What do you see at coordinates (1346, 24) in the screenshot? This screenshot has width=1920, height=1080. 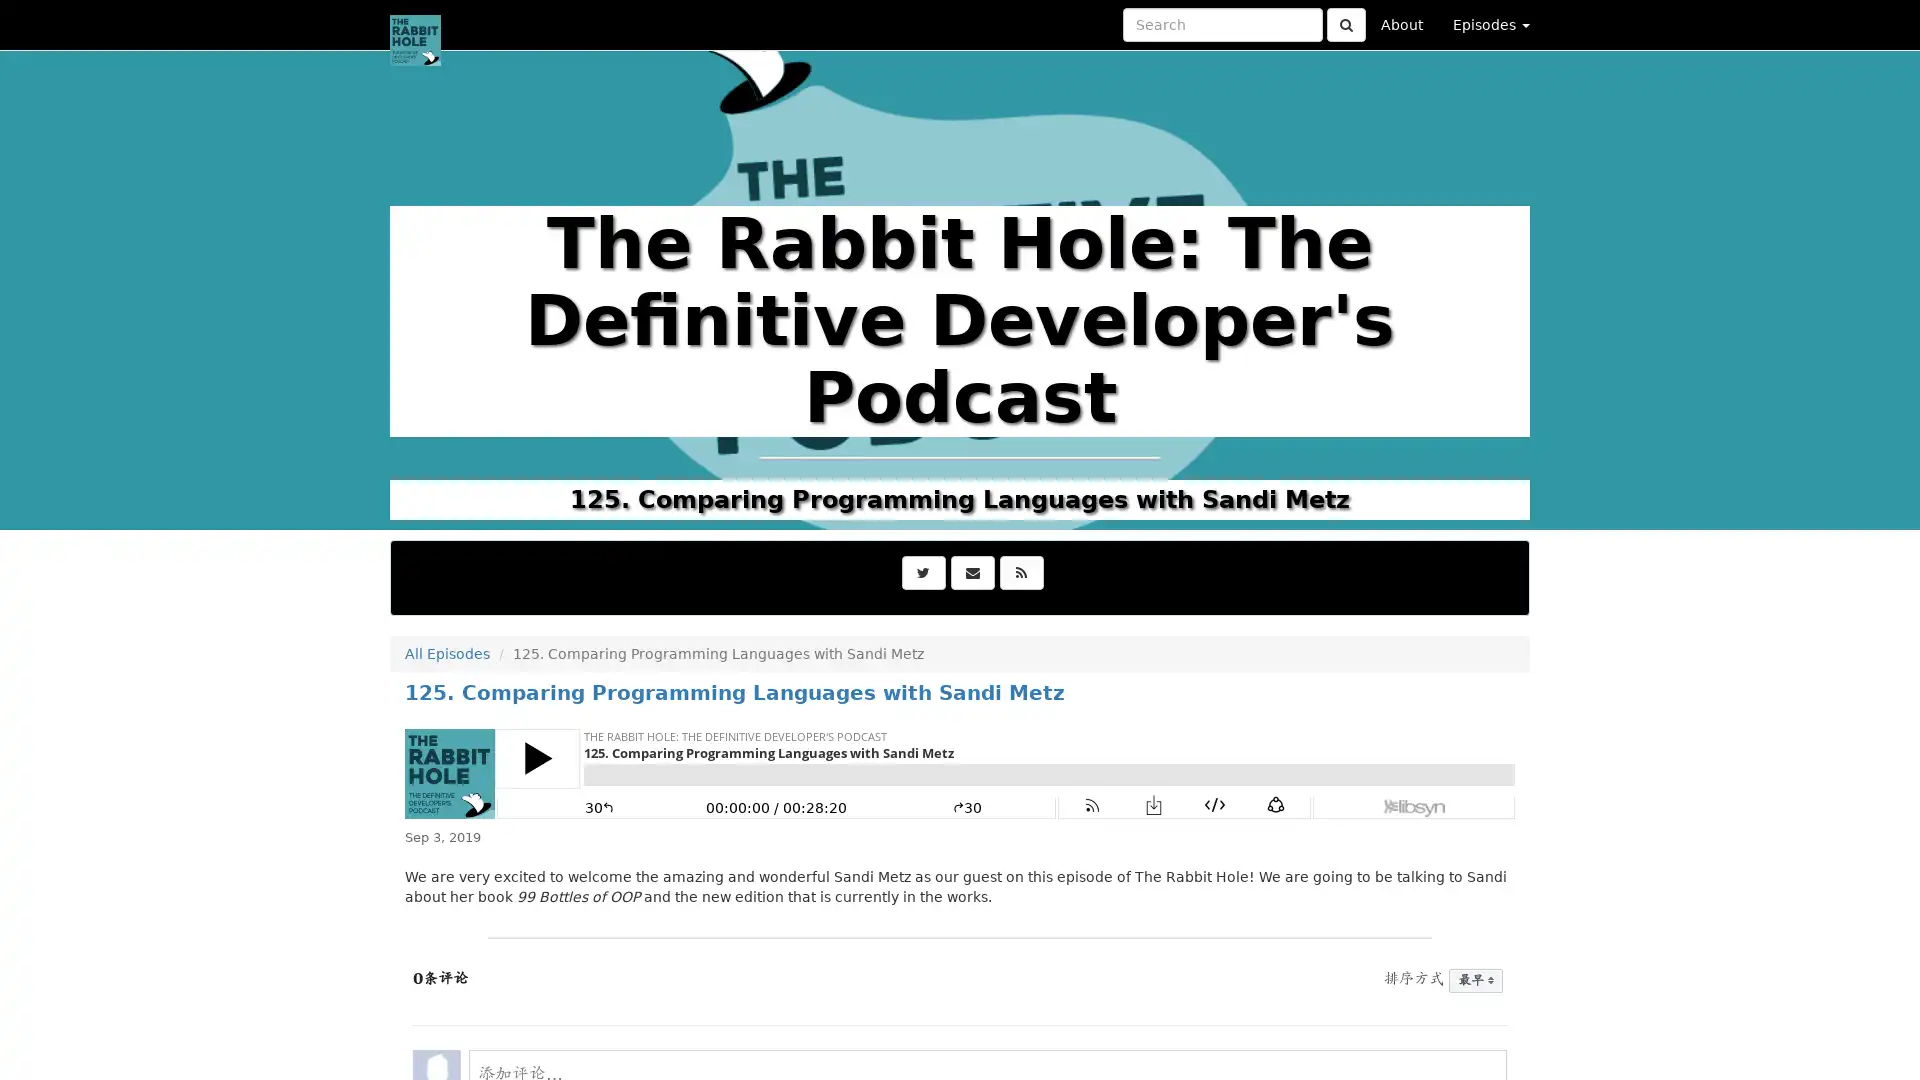 I see `Click to submit search` at bounding box center [1346, 24].